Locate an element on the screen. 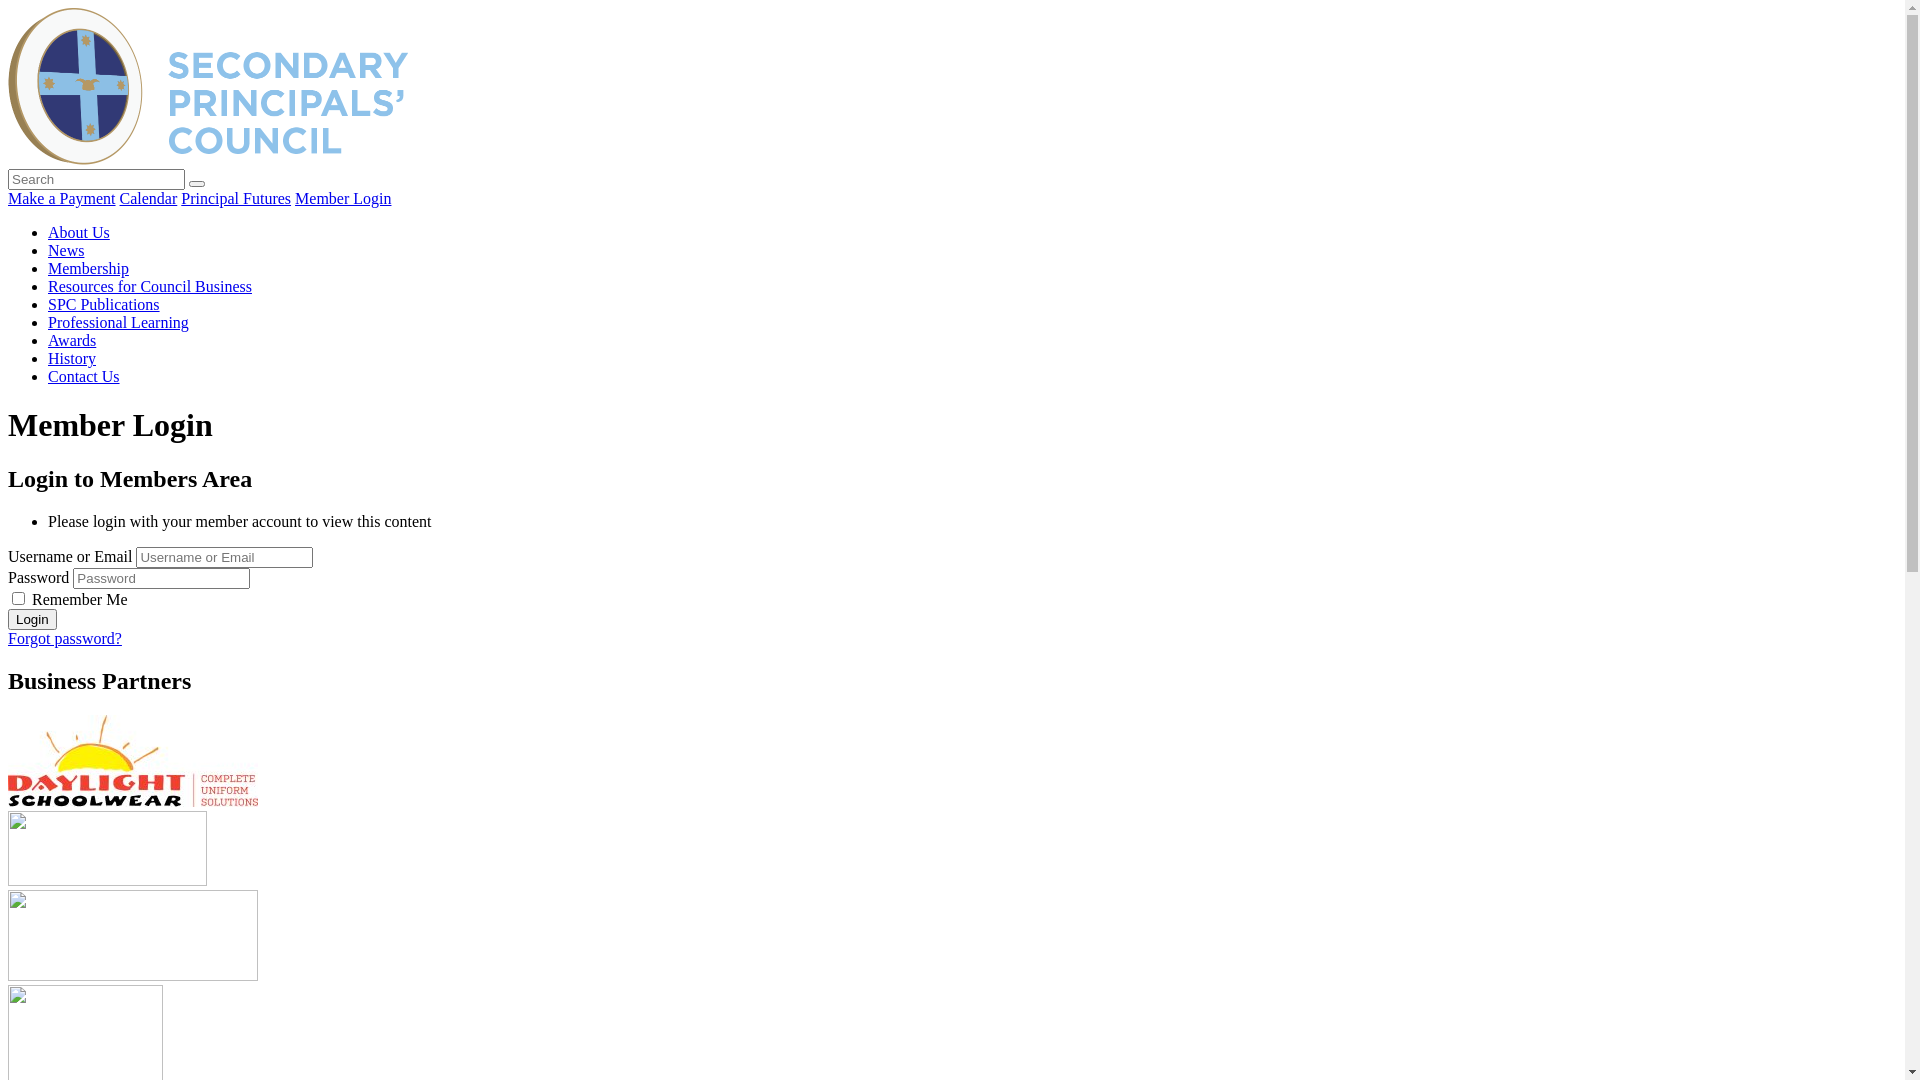 This screenshot has width=1920, height=1080. 'SPC Publications' is located at coordinates (103, 304).